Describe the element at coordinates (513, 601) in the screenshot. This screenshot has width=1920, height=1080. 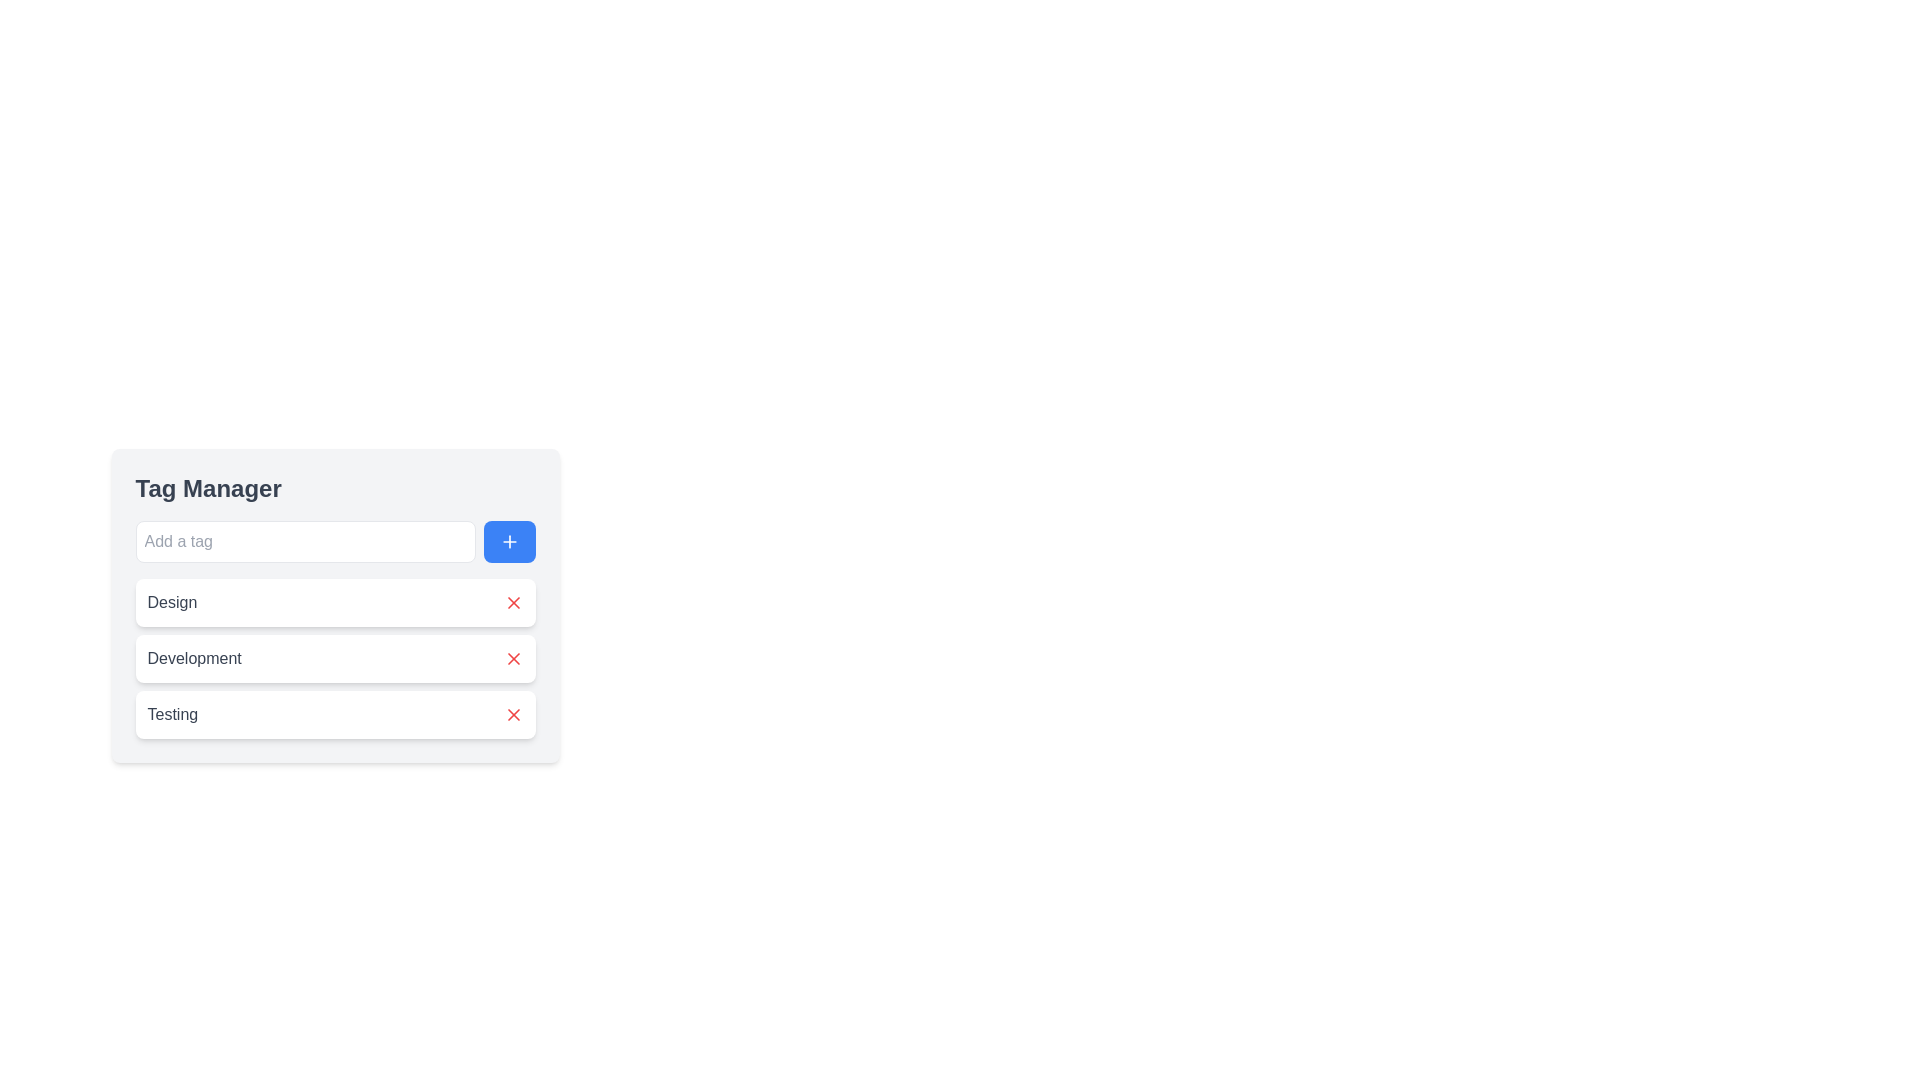
I see `the Icon button located to the right of the 'Design' tag text in the 'Tag Manager' section` at that location.